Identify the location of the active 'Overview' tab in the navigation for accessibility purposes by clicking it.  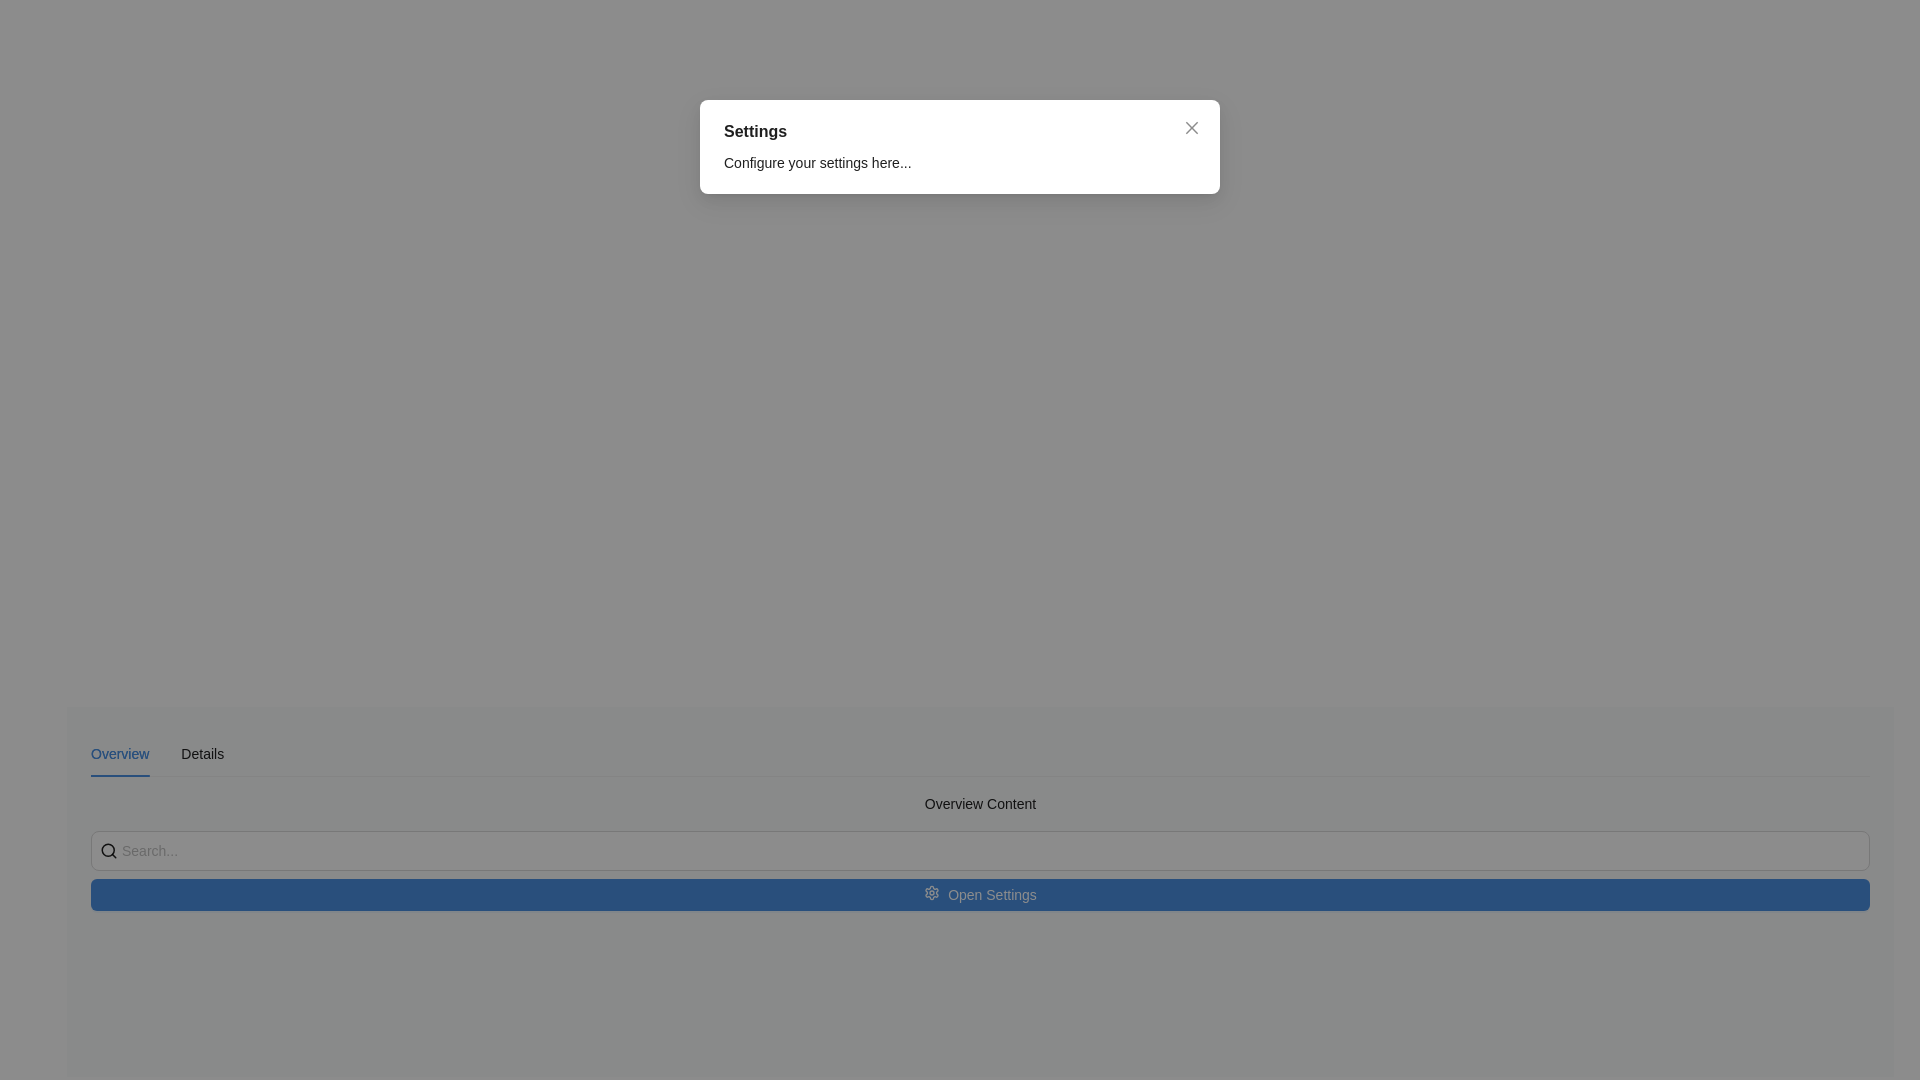
(119, 753).